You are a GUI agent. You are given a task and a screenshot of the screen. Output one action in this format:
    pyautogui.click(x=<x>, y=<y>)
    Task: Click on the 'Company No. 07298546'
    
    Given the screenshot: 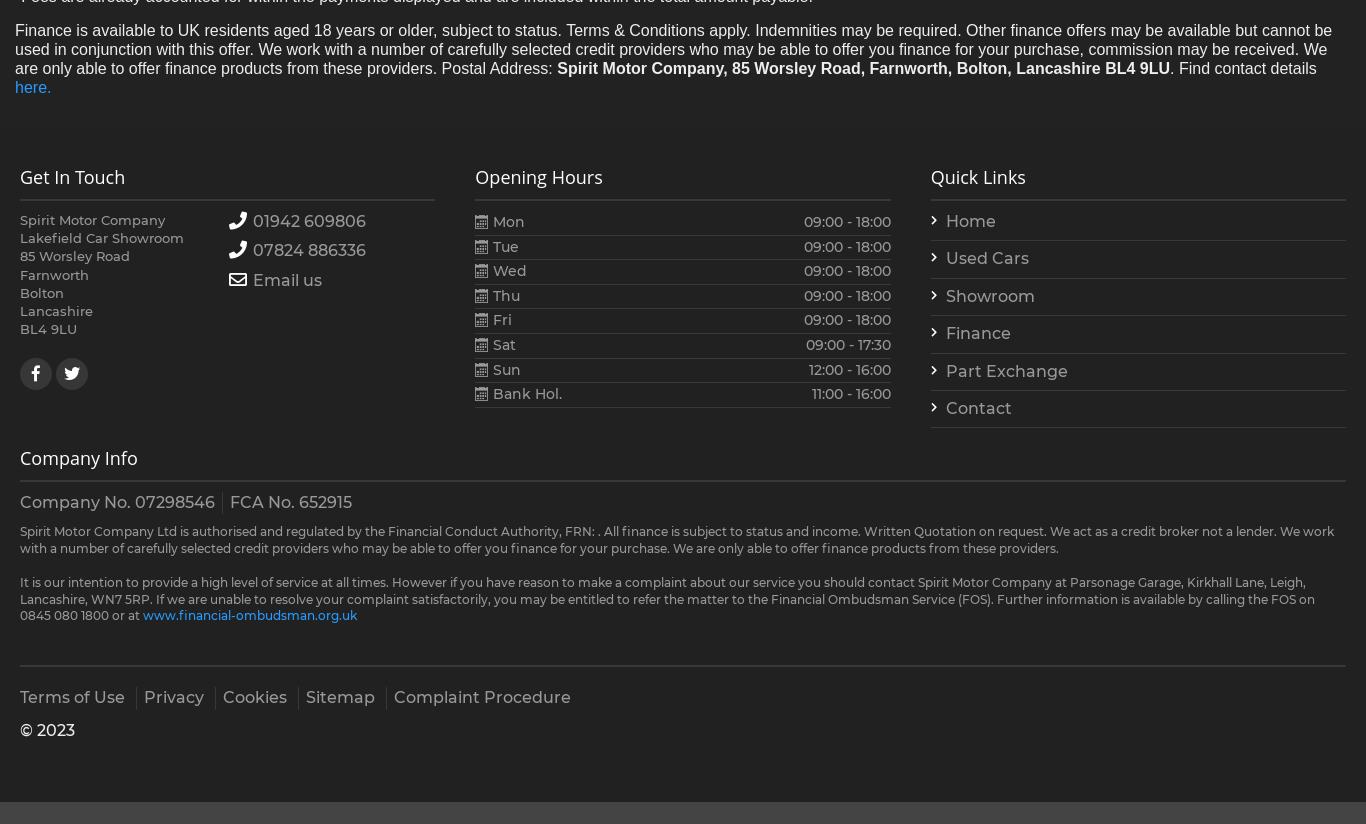 What is the action you would take?
    pyautogui.click(x=116, y=500)
    